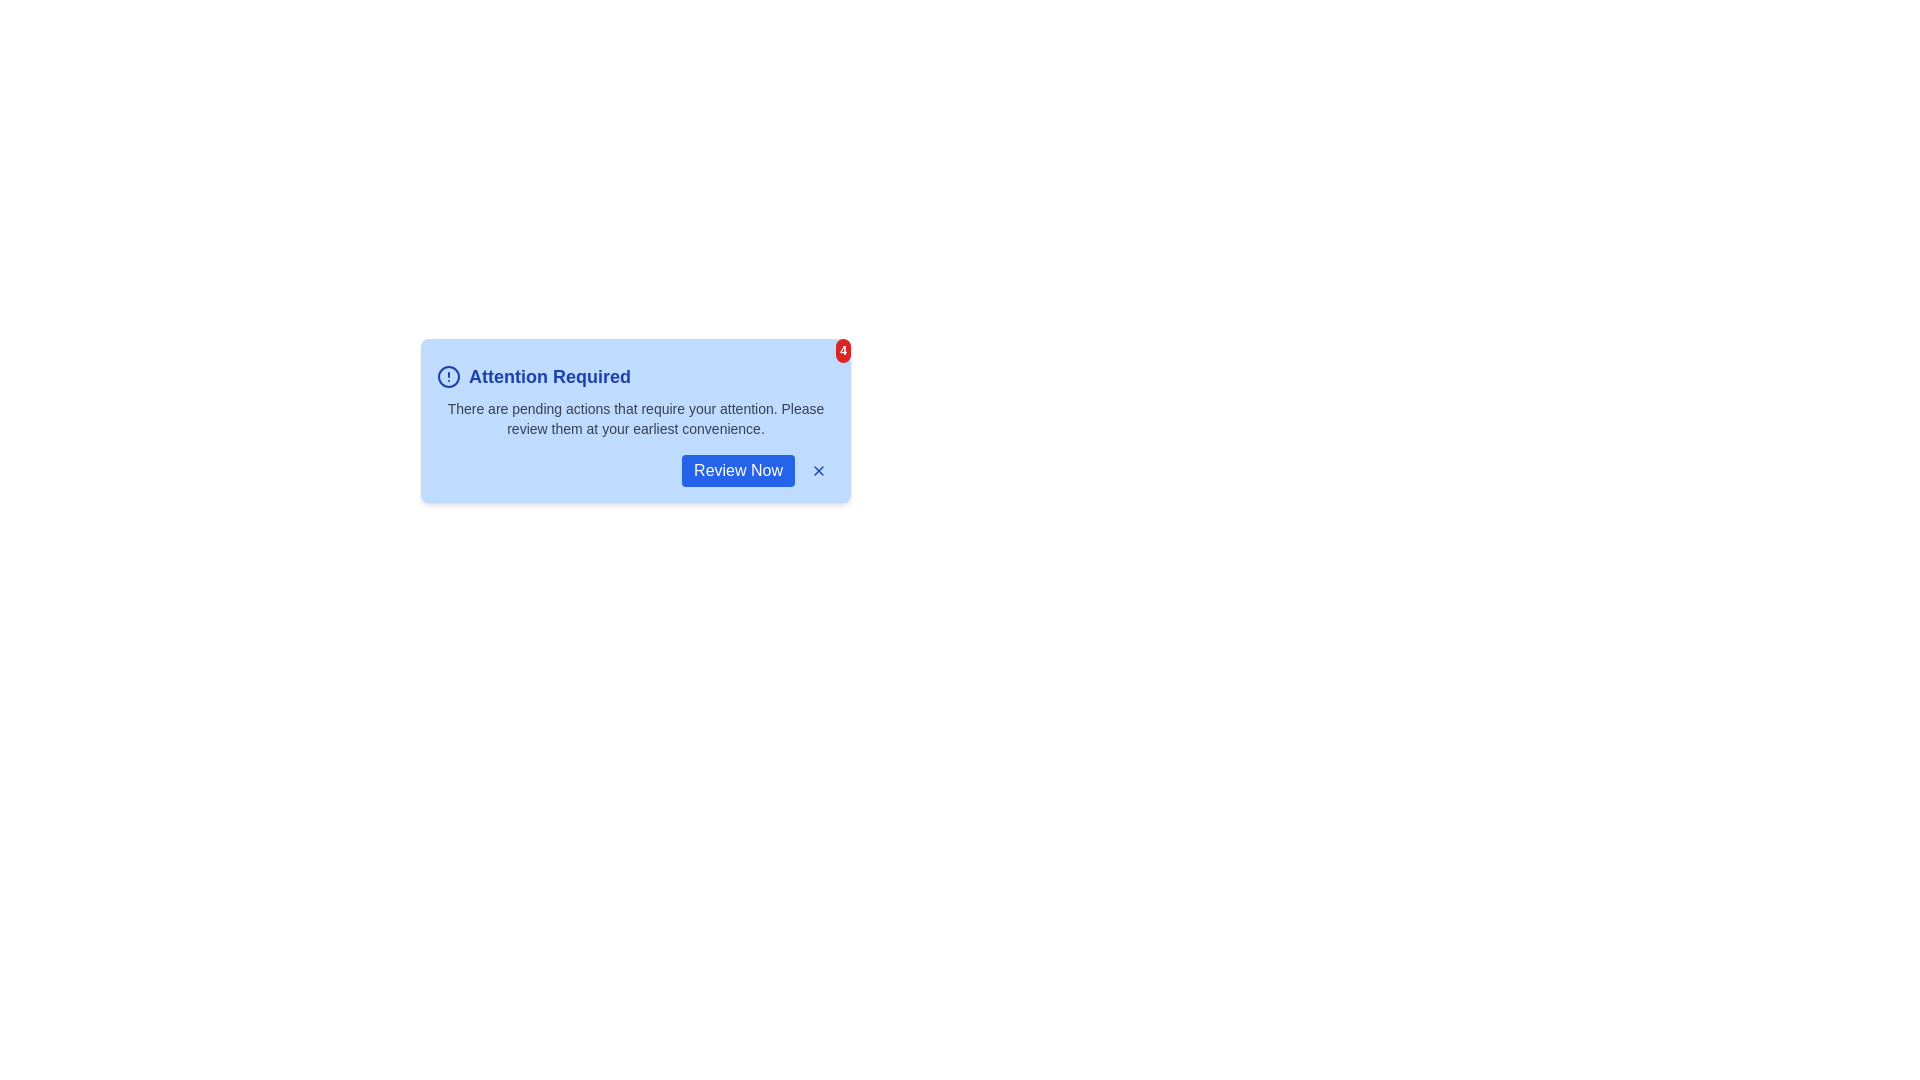 The image size is (1920, 1080). I want to click on the notification icon resembling a circle with an exclamation mark inside it, which has a blue border and is positioned to the left of the 'Attention Required' text, so click(448, 377).